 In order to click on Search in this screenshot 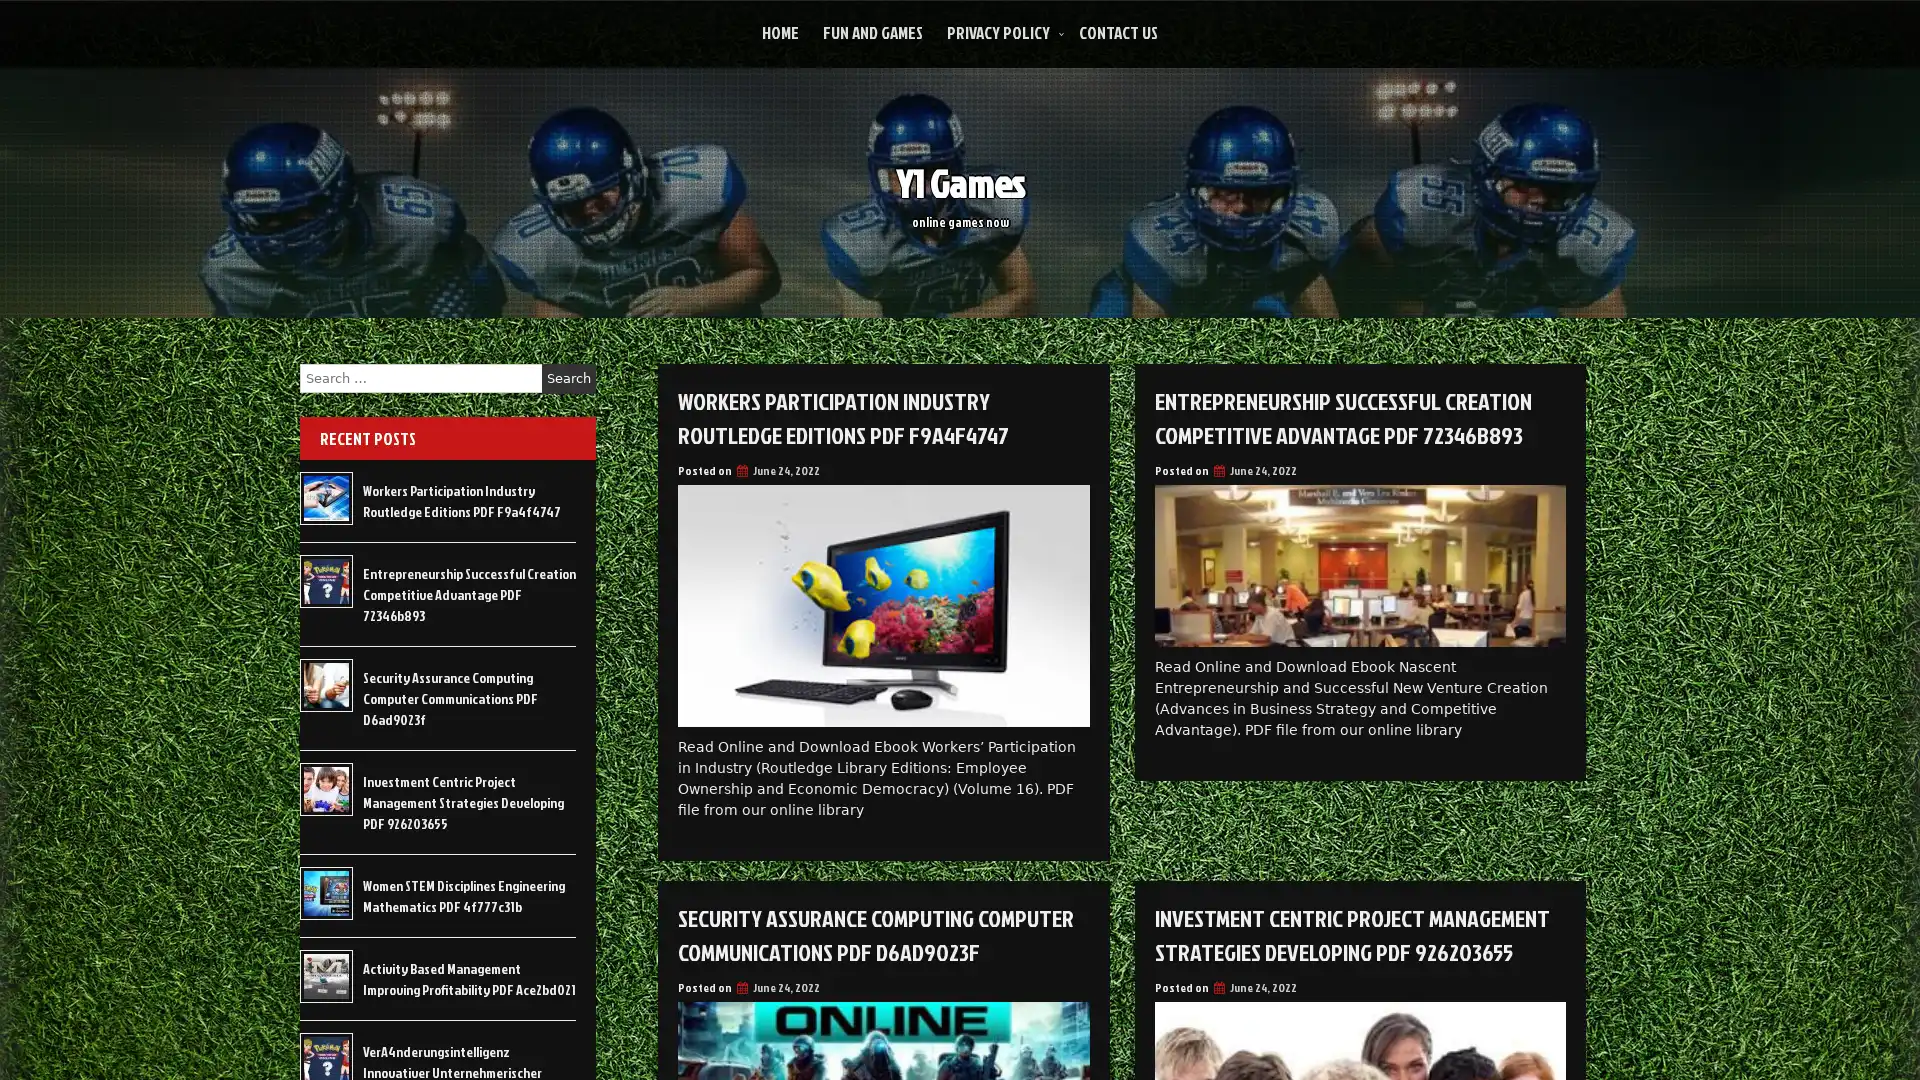, I will do `click(568, 378)`.